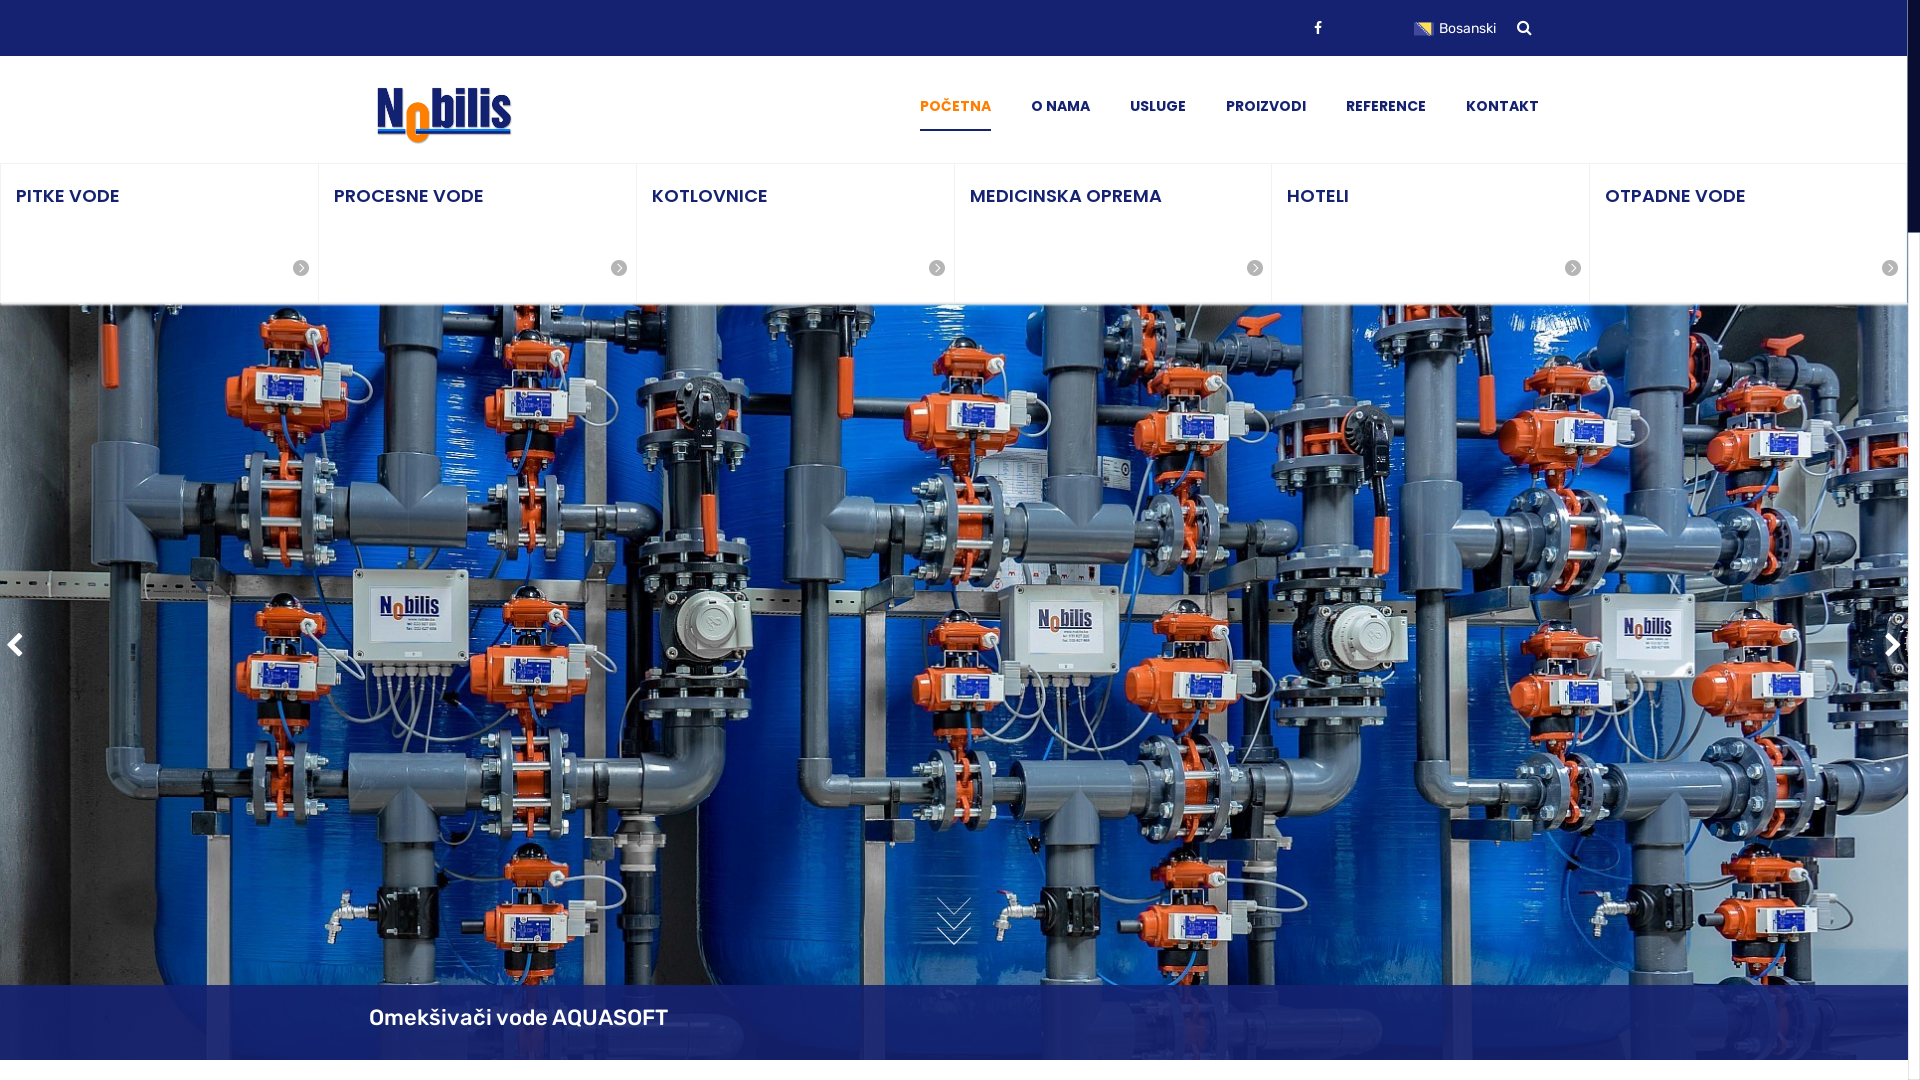 This screenshot has width=1920, height=1080. Describe the element at coordinates (1502, 105) in the screenshot. I see `'KONTAKT'` at that location.